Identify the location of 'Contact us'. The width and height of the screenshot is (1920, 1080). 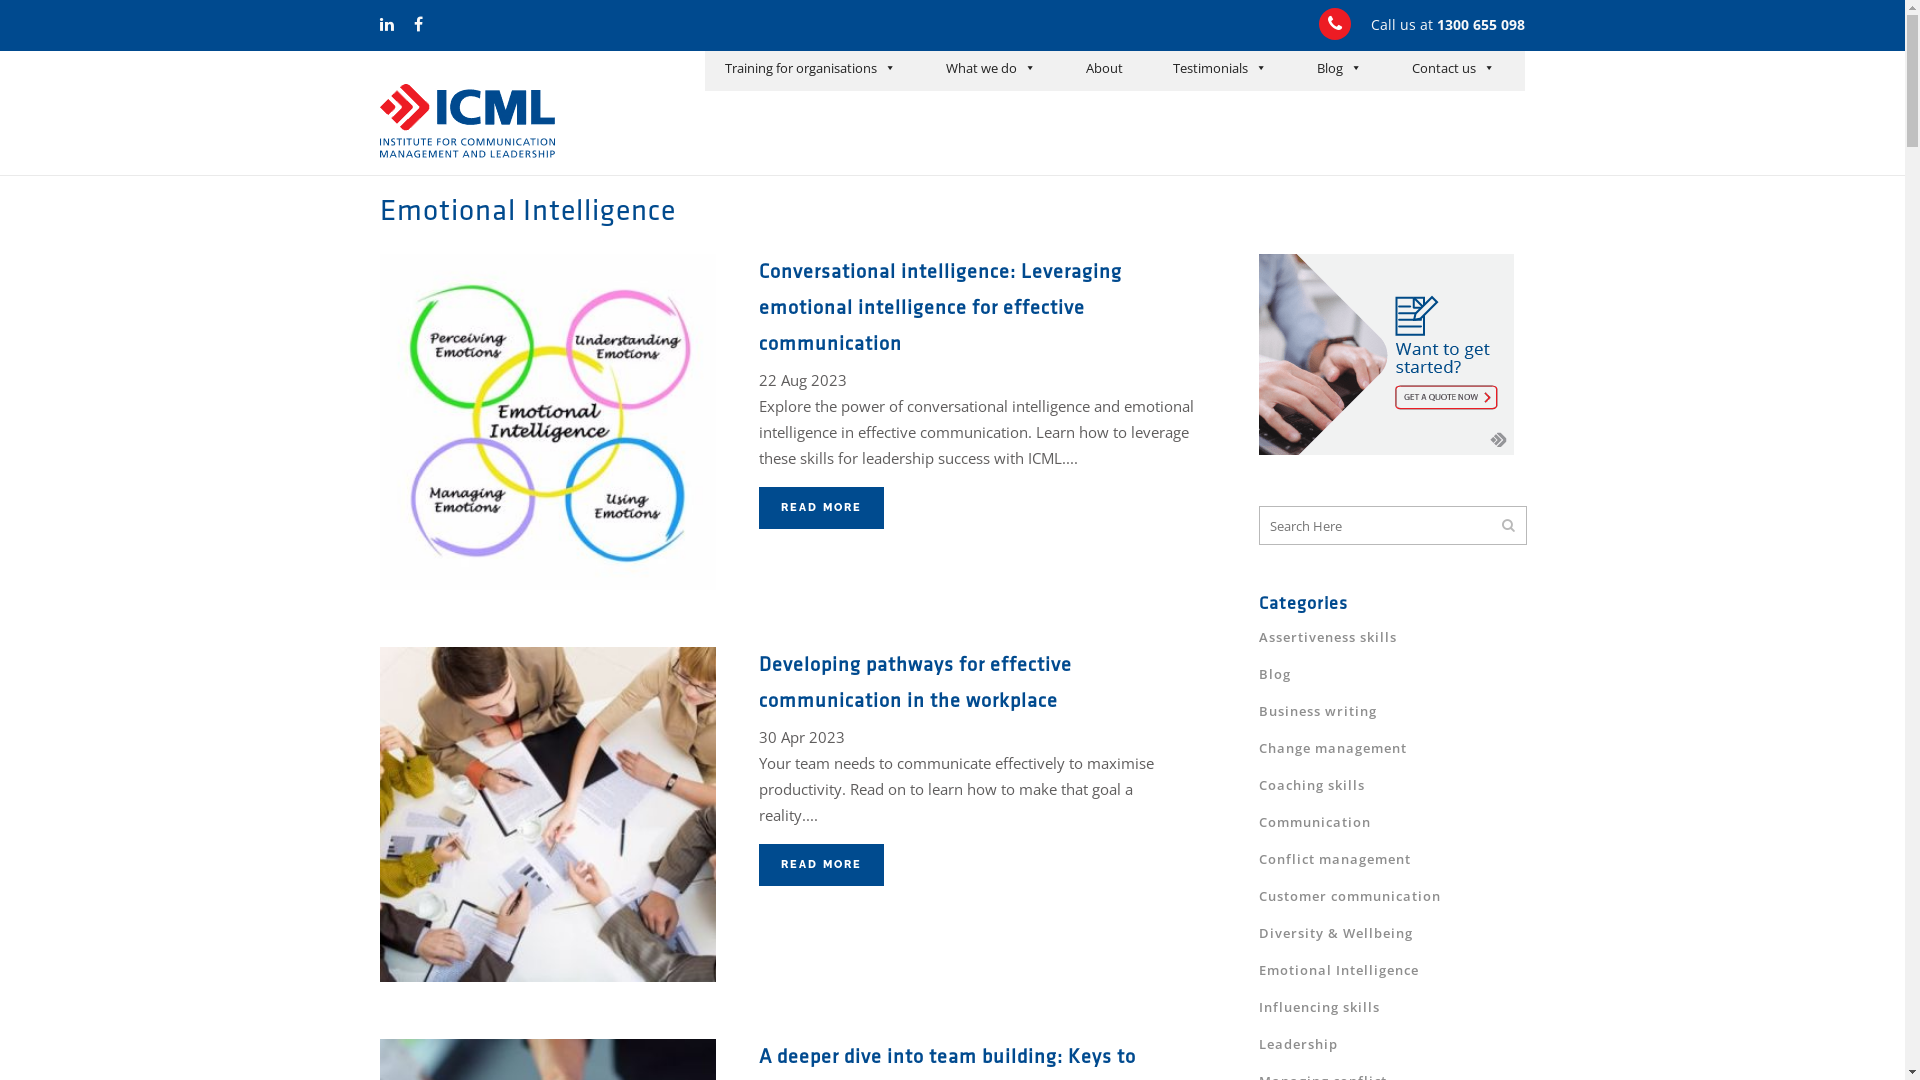
(1453, 69).